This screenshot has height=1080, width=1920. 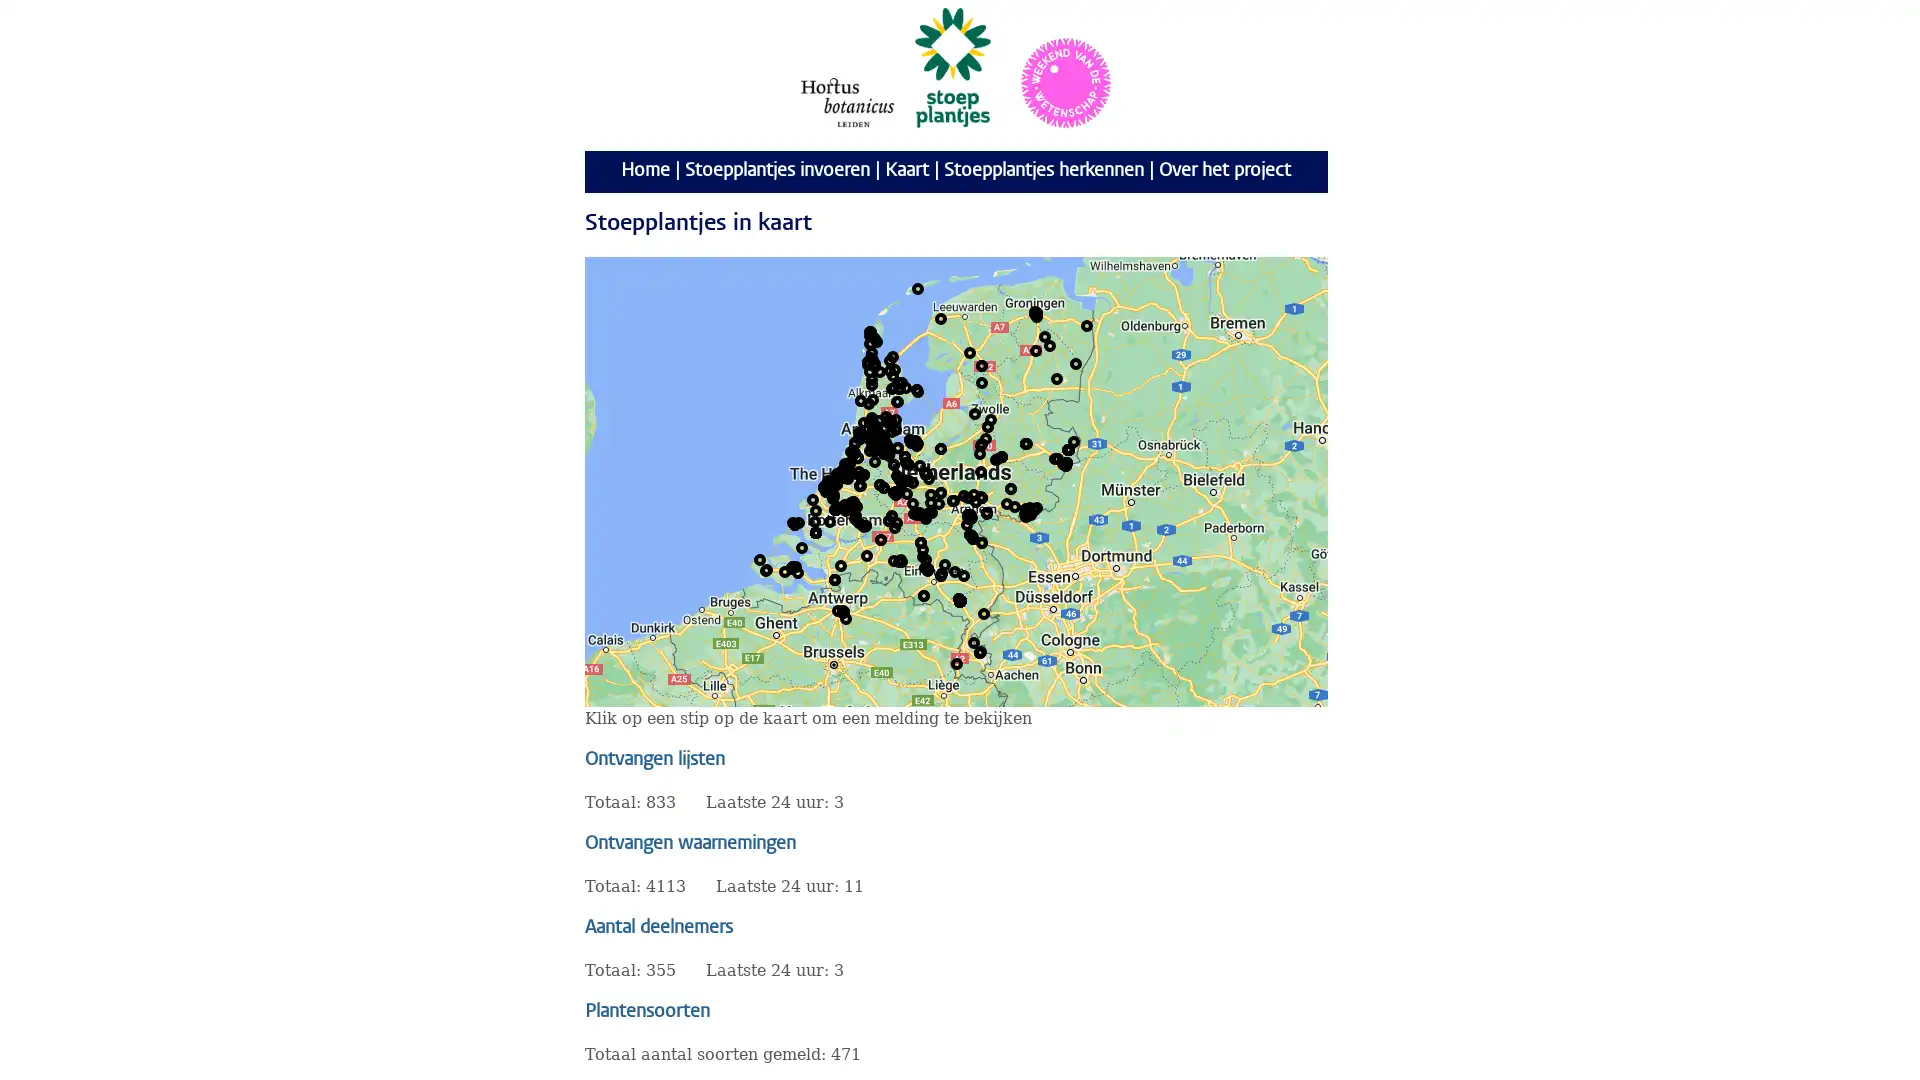 What do you see at coordinates (1064, 463) in the screenshot?
I see `Telling van Marcel Meijer Hof op 05 februari 2022` at bounding box center [1064, 463].